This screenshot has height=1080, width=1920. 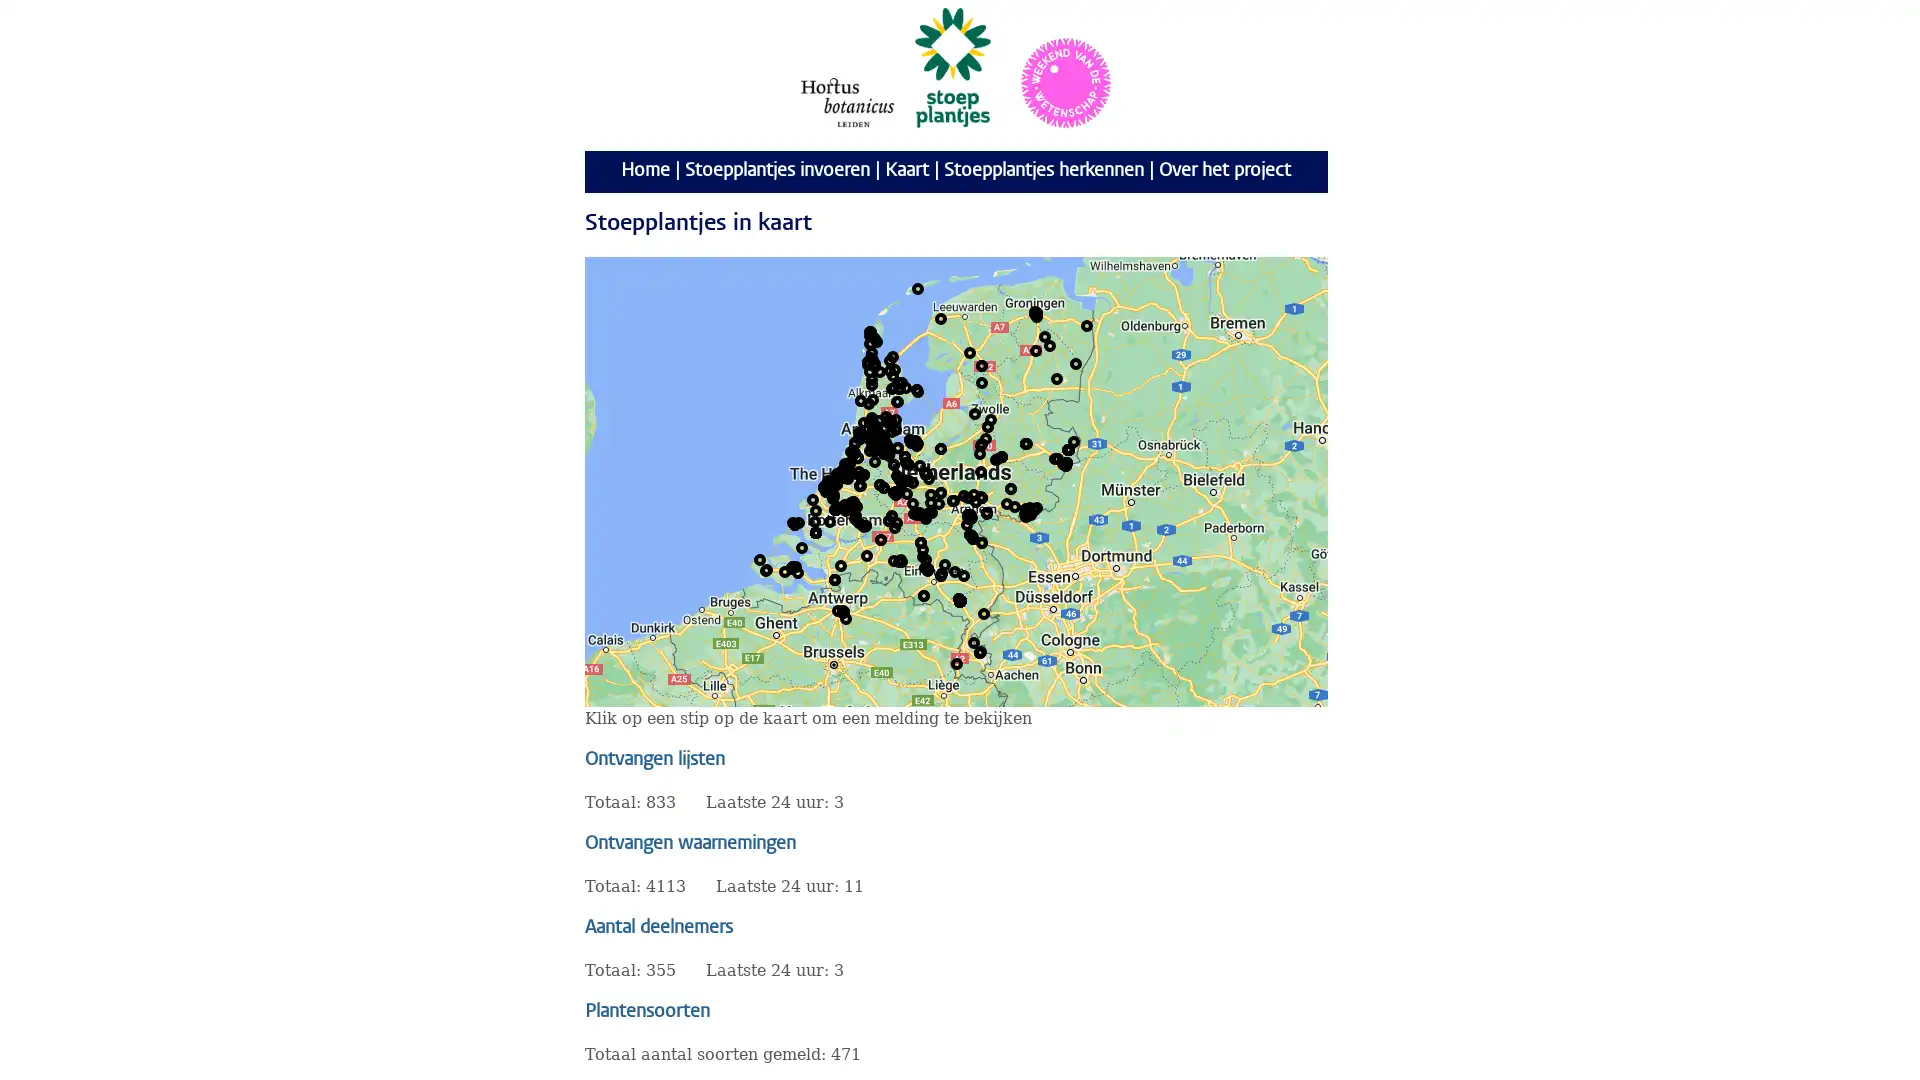 What do you see at coordinates (1064, 463) in the screenshot?
I see `Telling van Marcel Meijer Hof op 05 februari 2022` at bounding box center [1064, 463].